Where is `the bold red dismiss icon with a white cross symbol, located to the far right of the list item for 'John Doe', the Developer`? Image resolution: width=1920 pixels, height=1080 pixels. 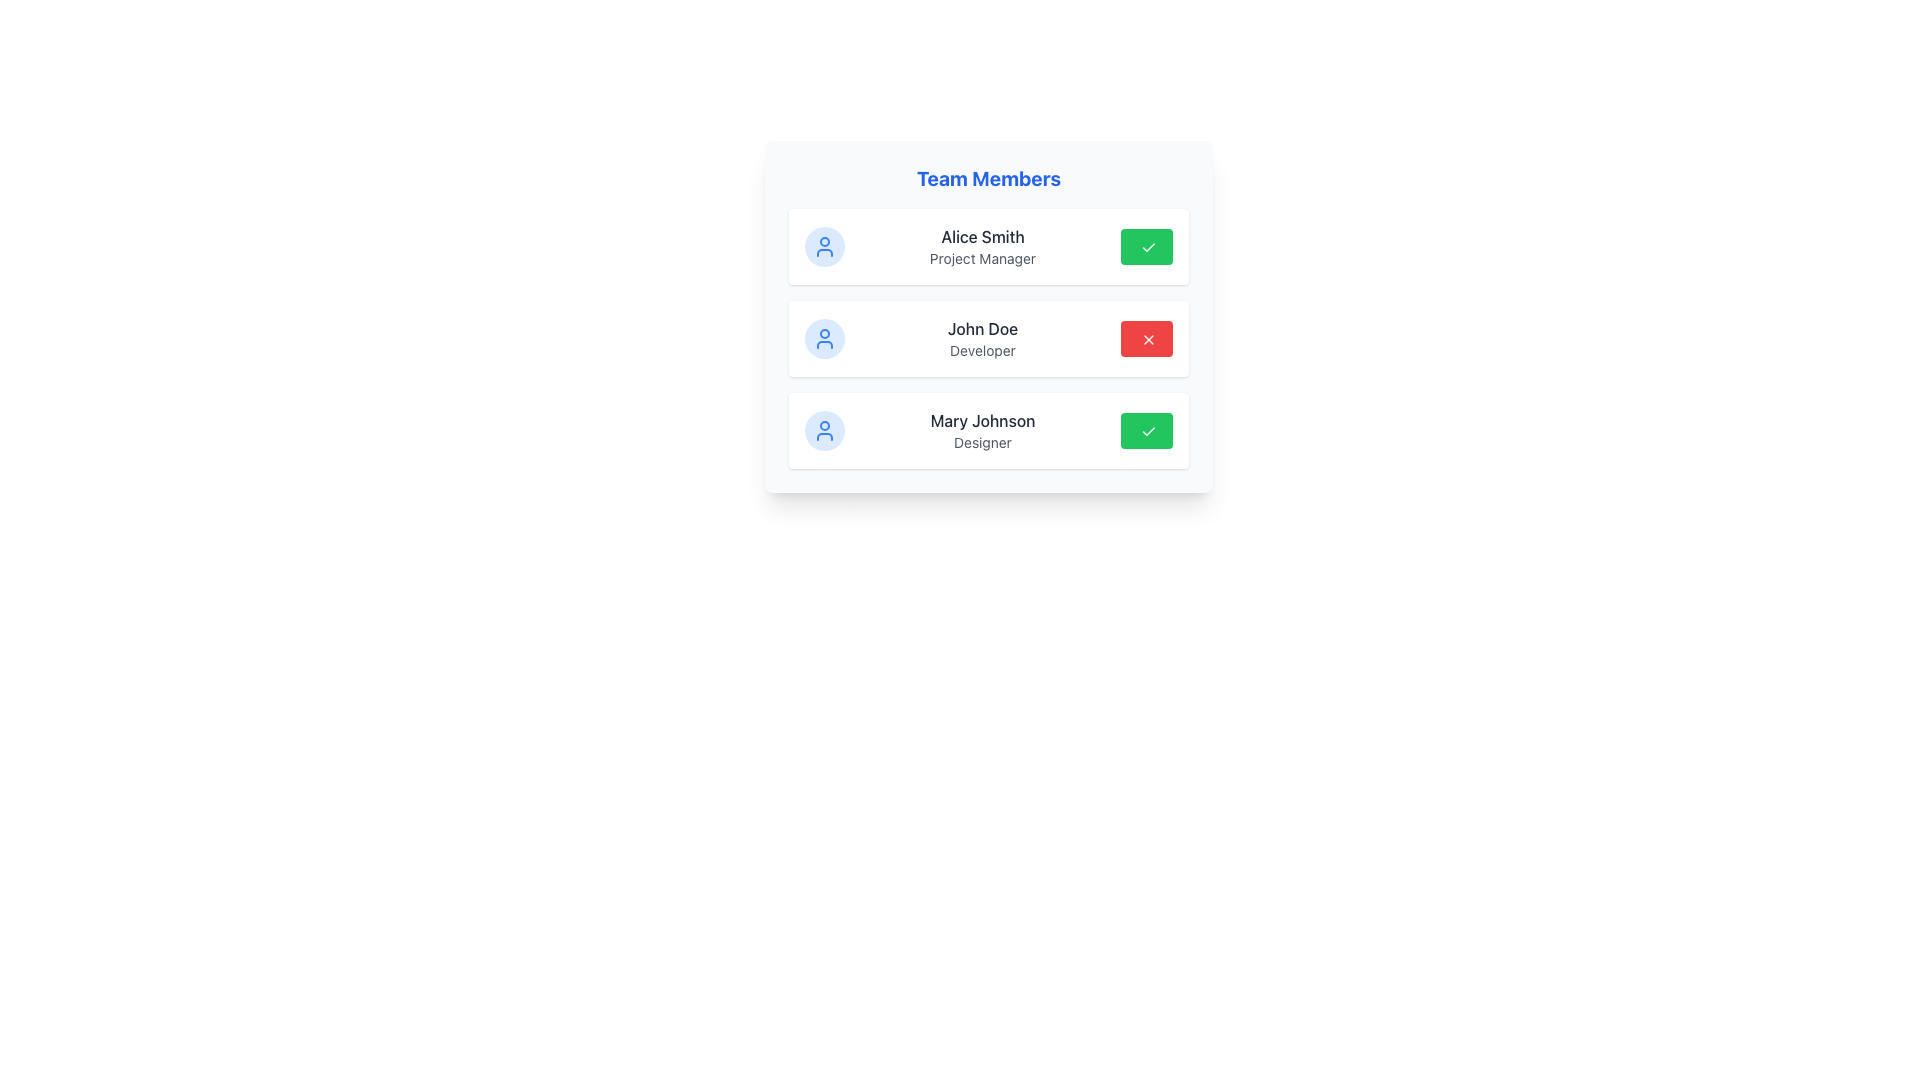 the bold red dismiss icon with a white cross symbol, located to the far right of the list item for 'John Doe', the Developer is located at coordinates (1148, 338).